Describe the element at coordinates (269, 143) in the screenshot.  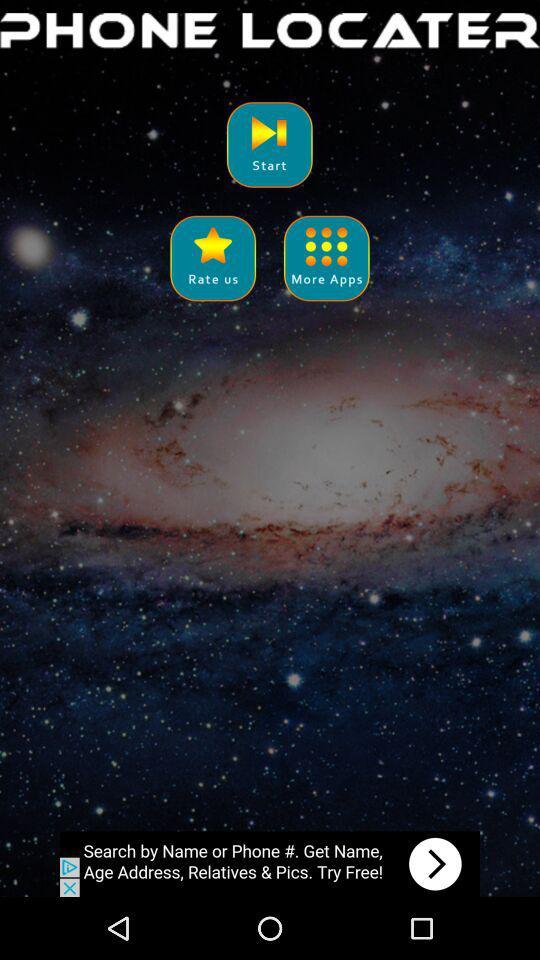
I see `start locater` at that location.